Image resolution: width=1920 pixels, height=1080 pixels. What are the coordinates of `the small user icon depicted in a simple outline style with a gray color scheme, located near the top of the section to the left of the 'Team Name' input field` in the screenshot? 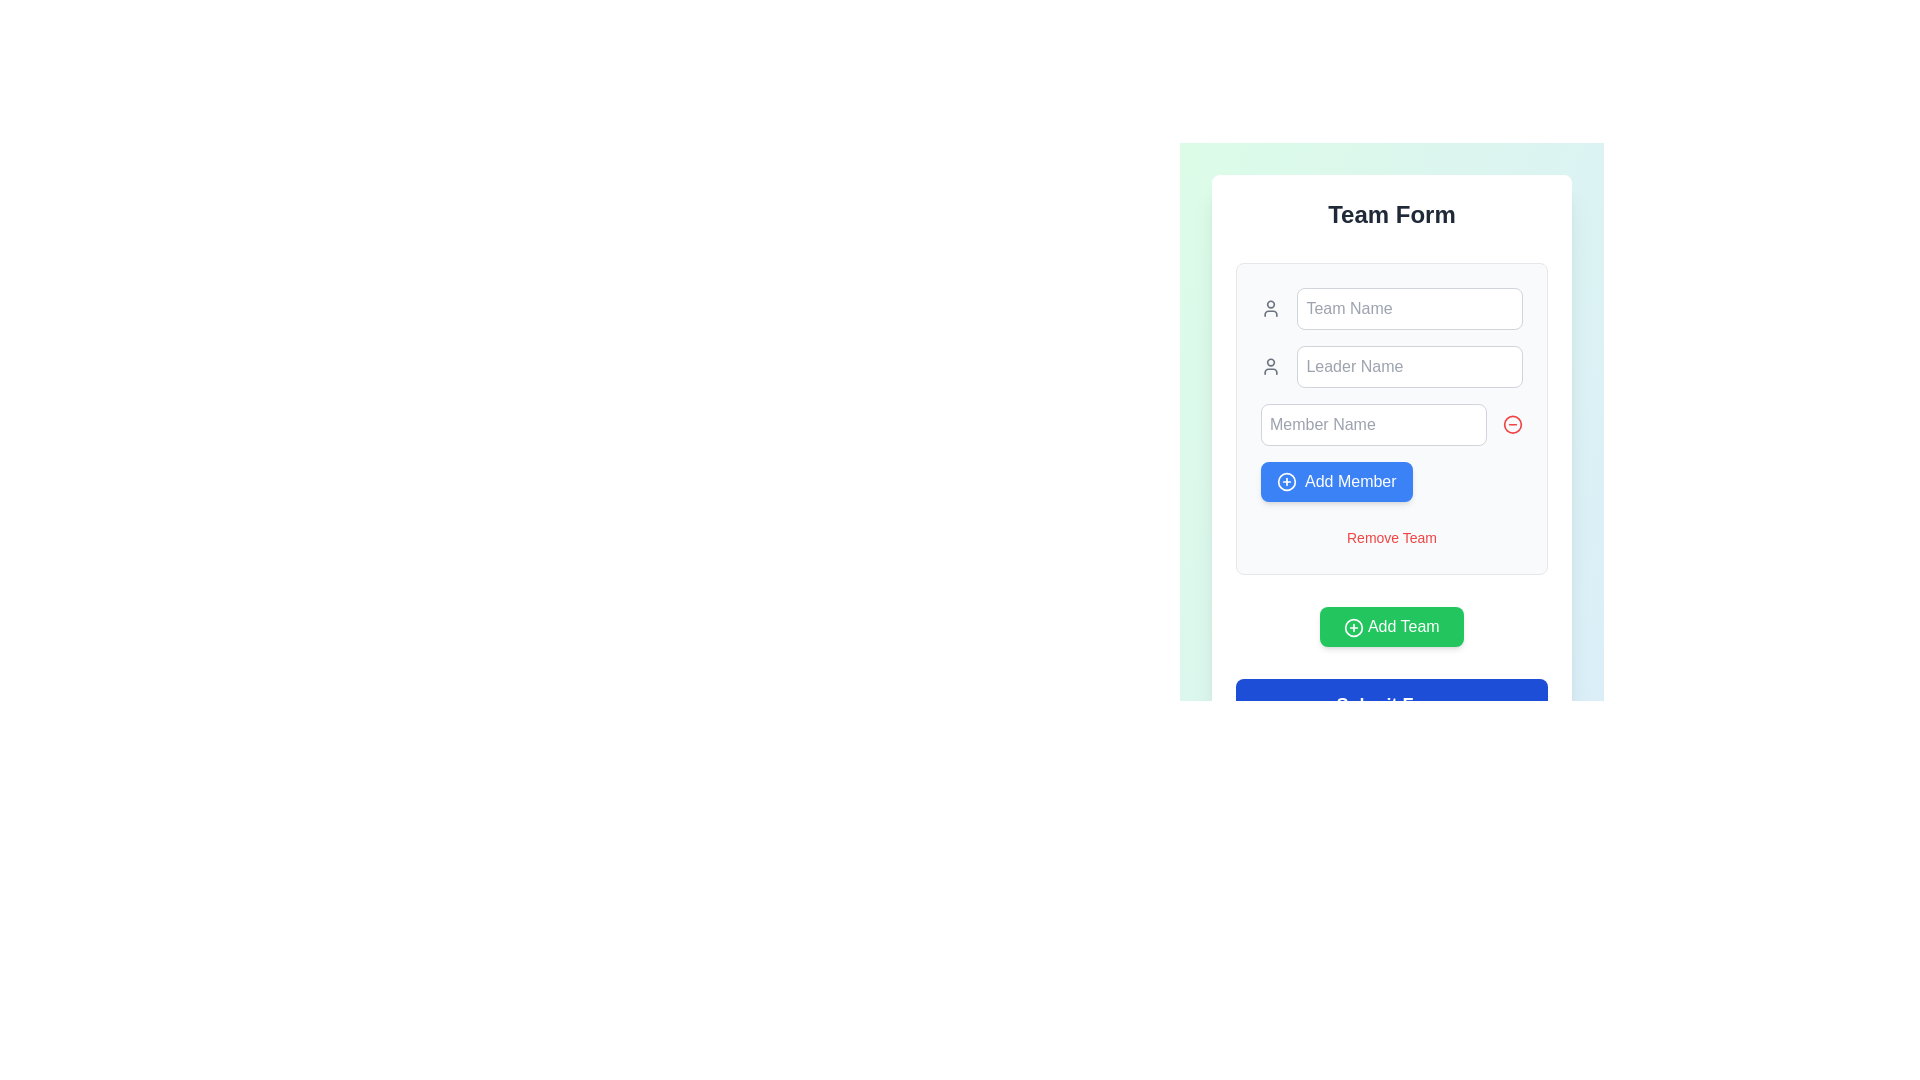 It's located at (1270, 308).